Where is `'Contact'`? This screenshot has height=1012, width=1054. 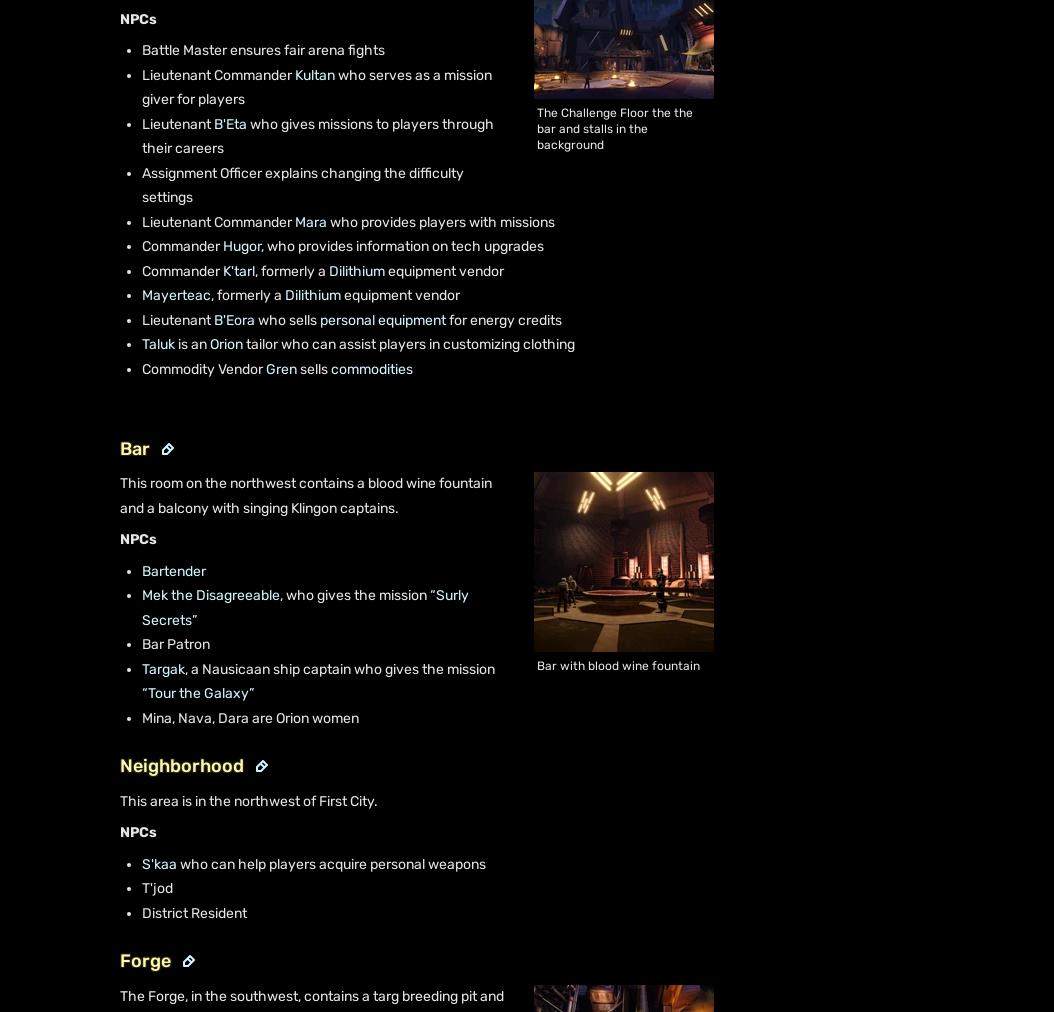
'Contact' is located at coordinates (83, 298).